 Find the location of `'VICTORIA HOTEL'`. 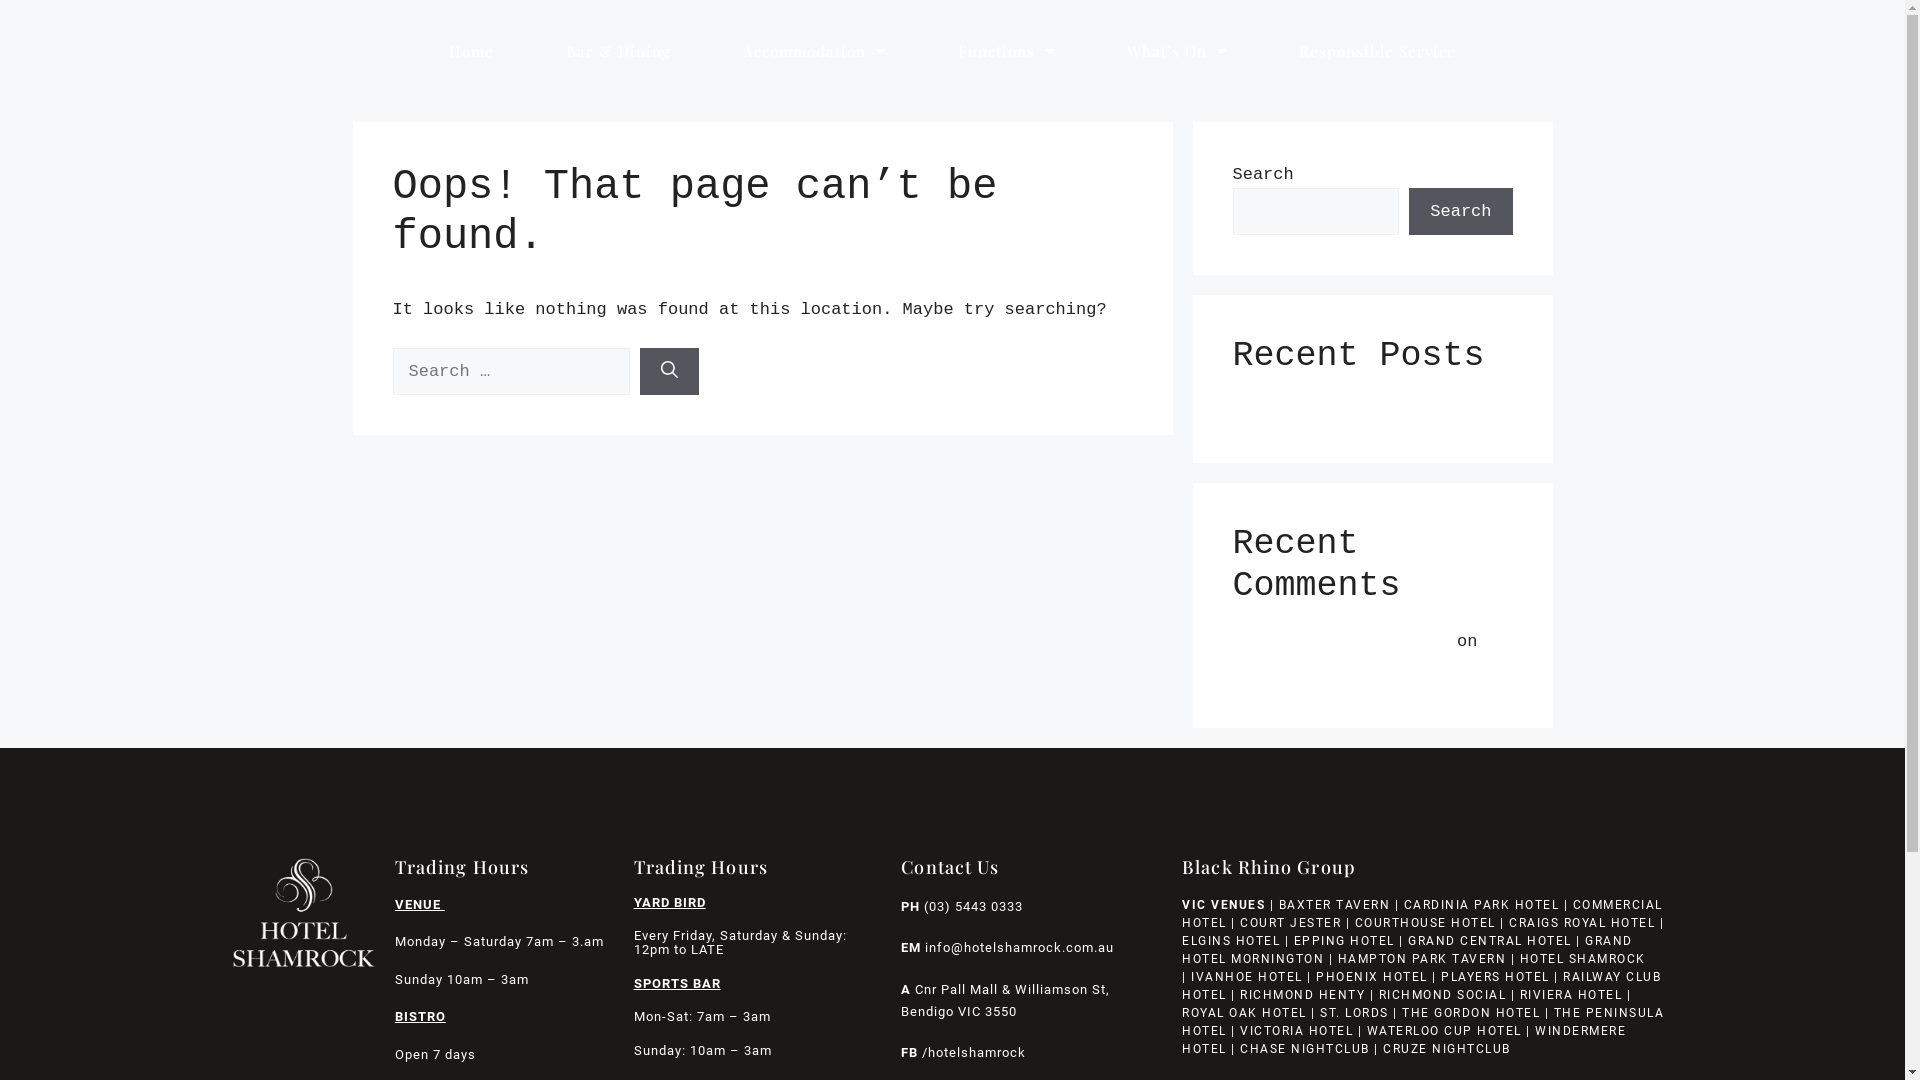

'VICTORIA HOTEL' is located at coordinates (1296, 1030).